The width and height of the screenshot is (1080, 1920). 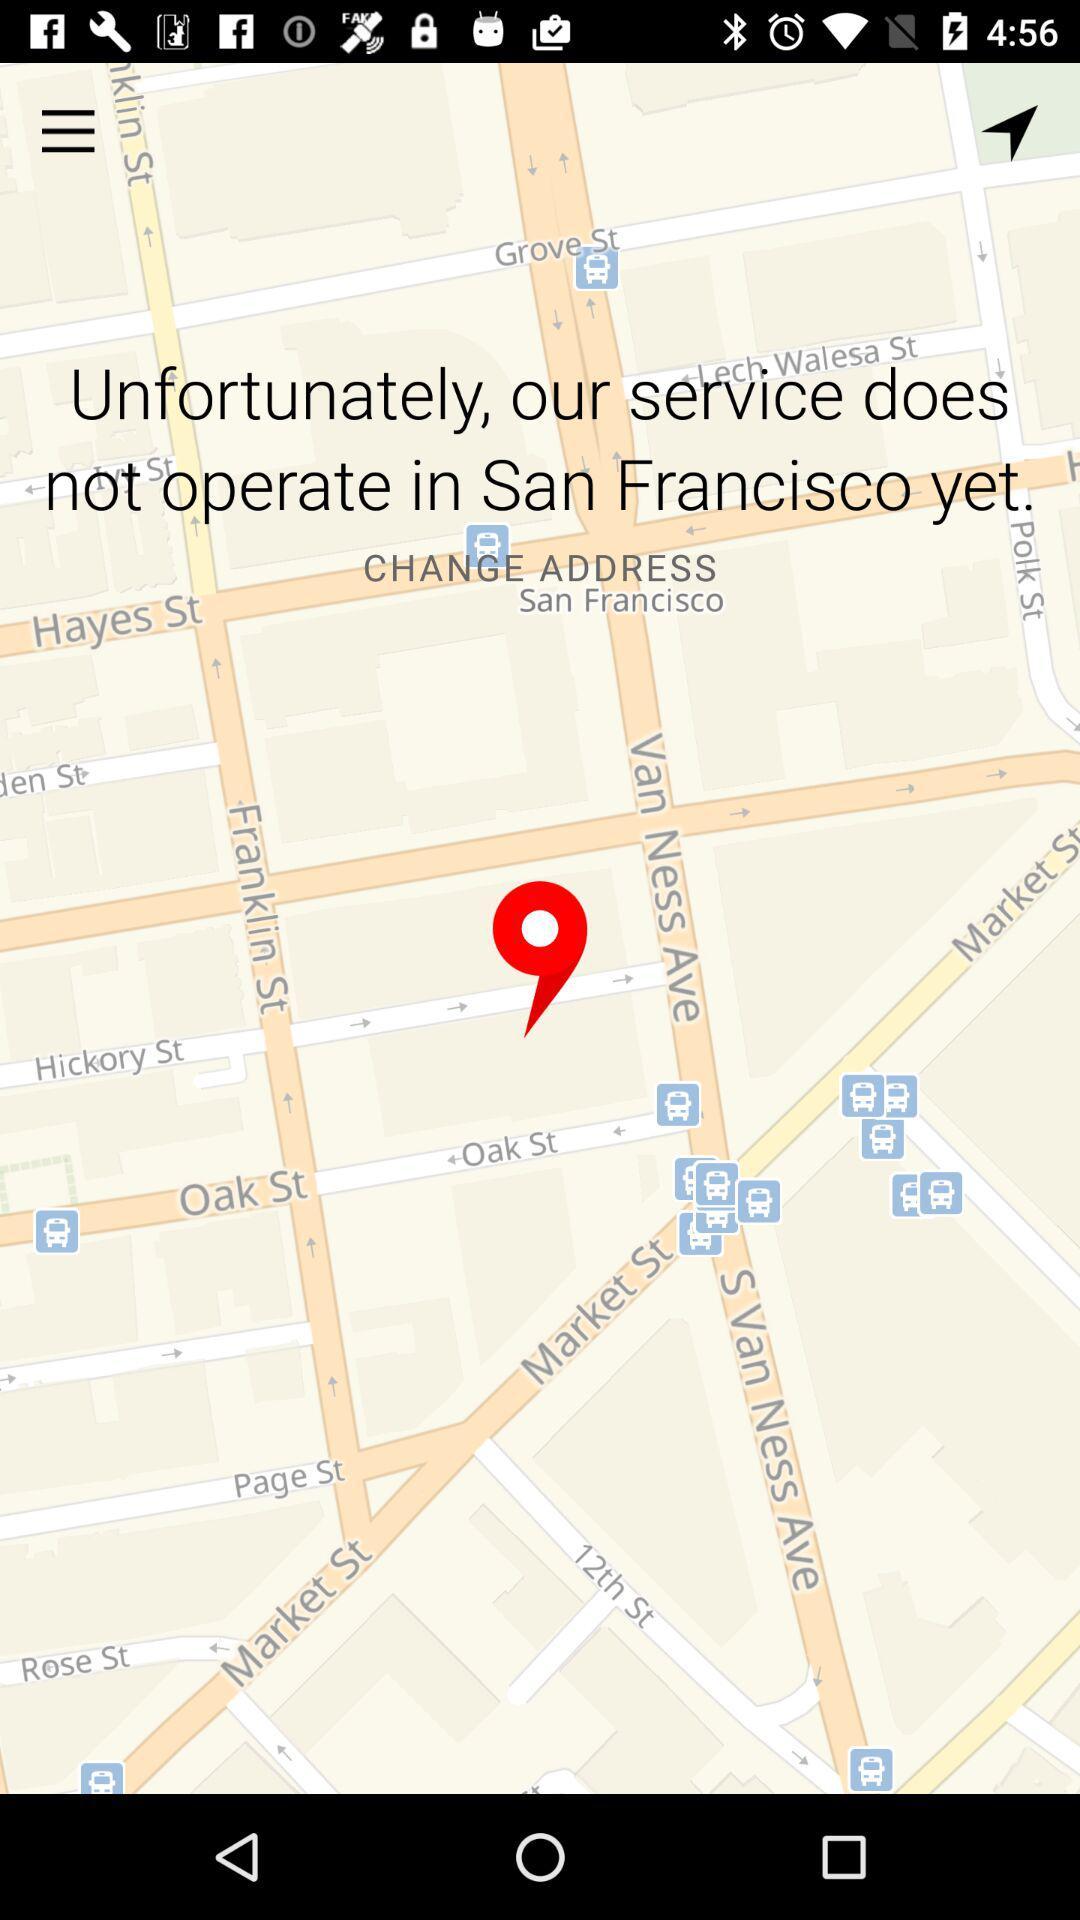 What do you see at coordinates (67, 130) in the screenshot?
I see `menu section` at bounding box center [67, 130].